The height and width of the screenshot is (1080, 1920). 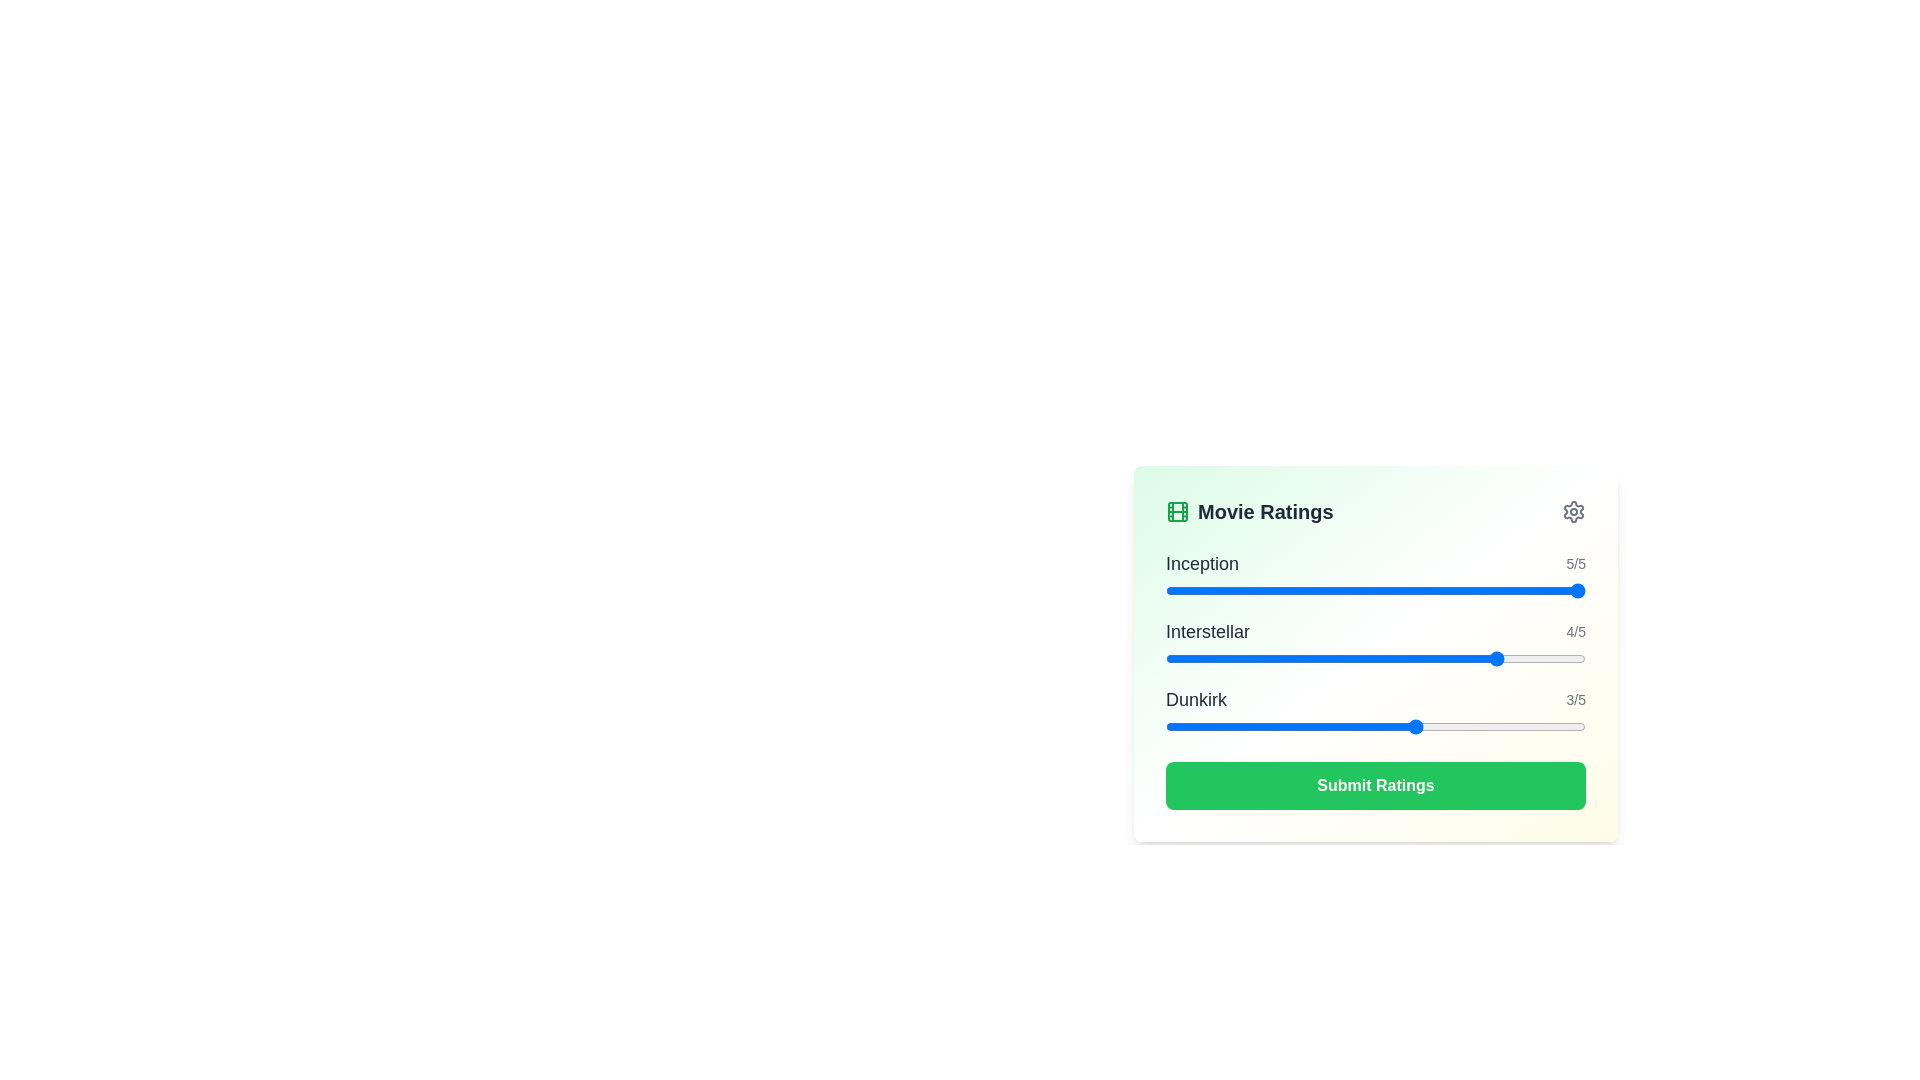 What do you see at coordinates (1166, 659) in the screenshot?
I see `the rating for 'Interstellar'` at bounding box center [1166, 659].